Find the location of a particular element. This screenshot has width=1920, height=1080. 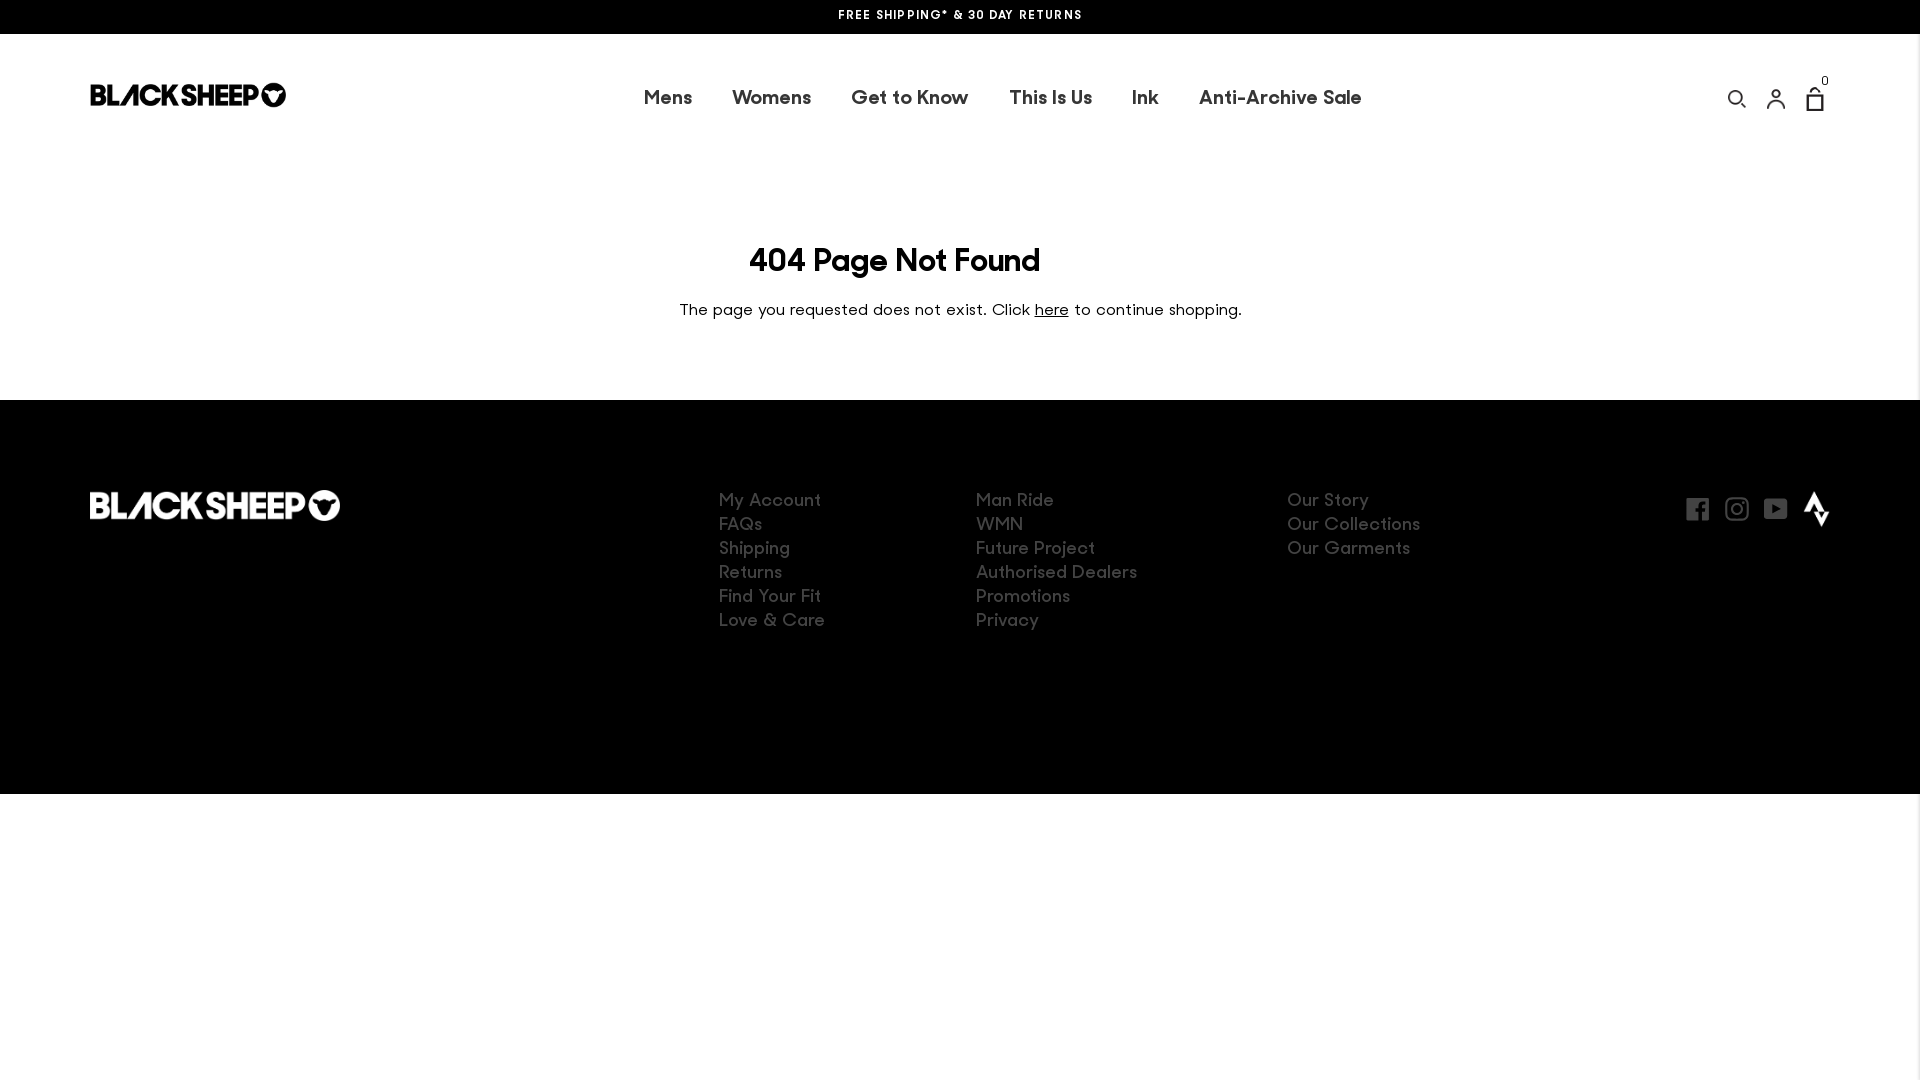

'here' is located at coordinates (1050, 311).